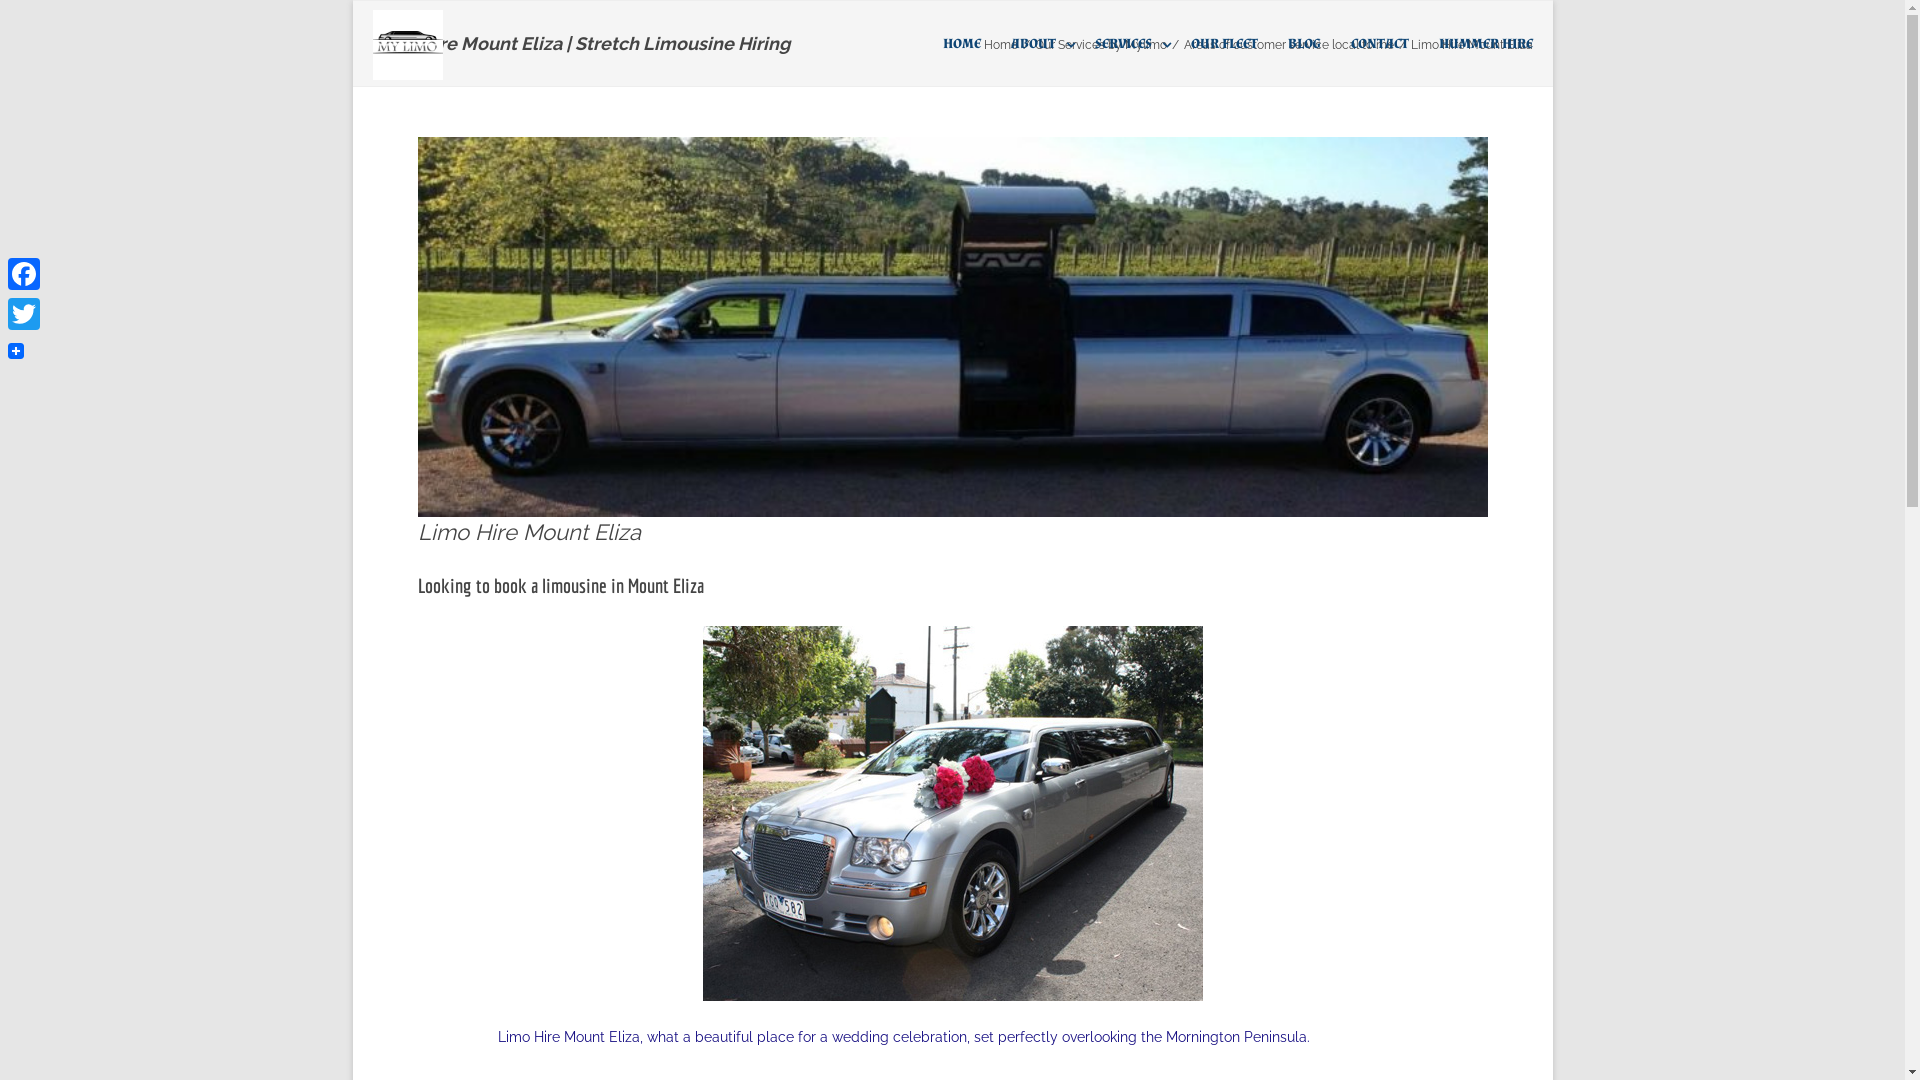 The height and width of the screenshot is (1080, 1920). What do you see at coordinates (1036, 43) in the screenshot?
I see `'ABOUT'` at bounding box center [1036, 43].